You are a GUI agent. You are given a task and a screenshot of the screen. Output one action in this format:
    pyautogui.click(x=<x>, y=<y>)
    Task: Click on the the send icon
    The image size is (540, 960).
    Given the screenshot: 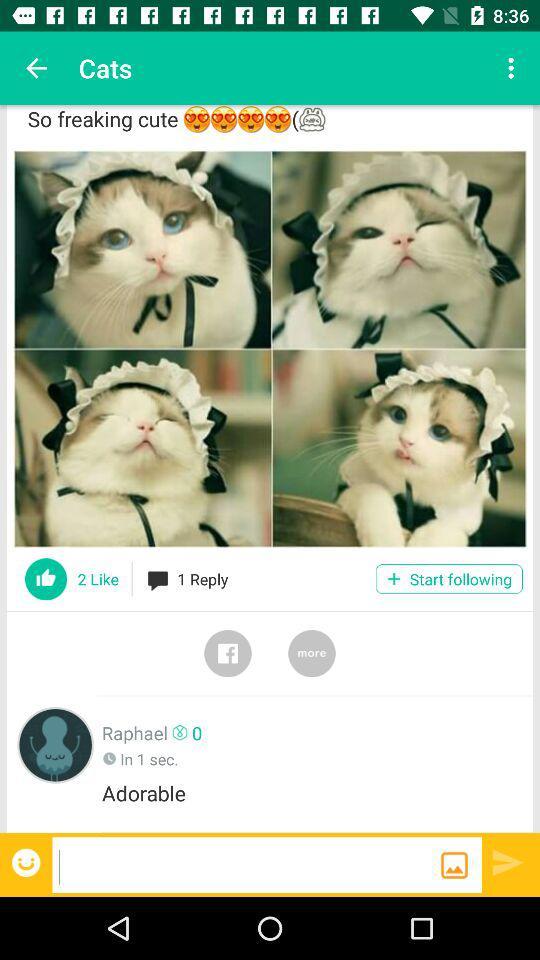 What is the action you would take?
    pyautogui.click(x=508, y=861)
    